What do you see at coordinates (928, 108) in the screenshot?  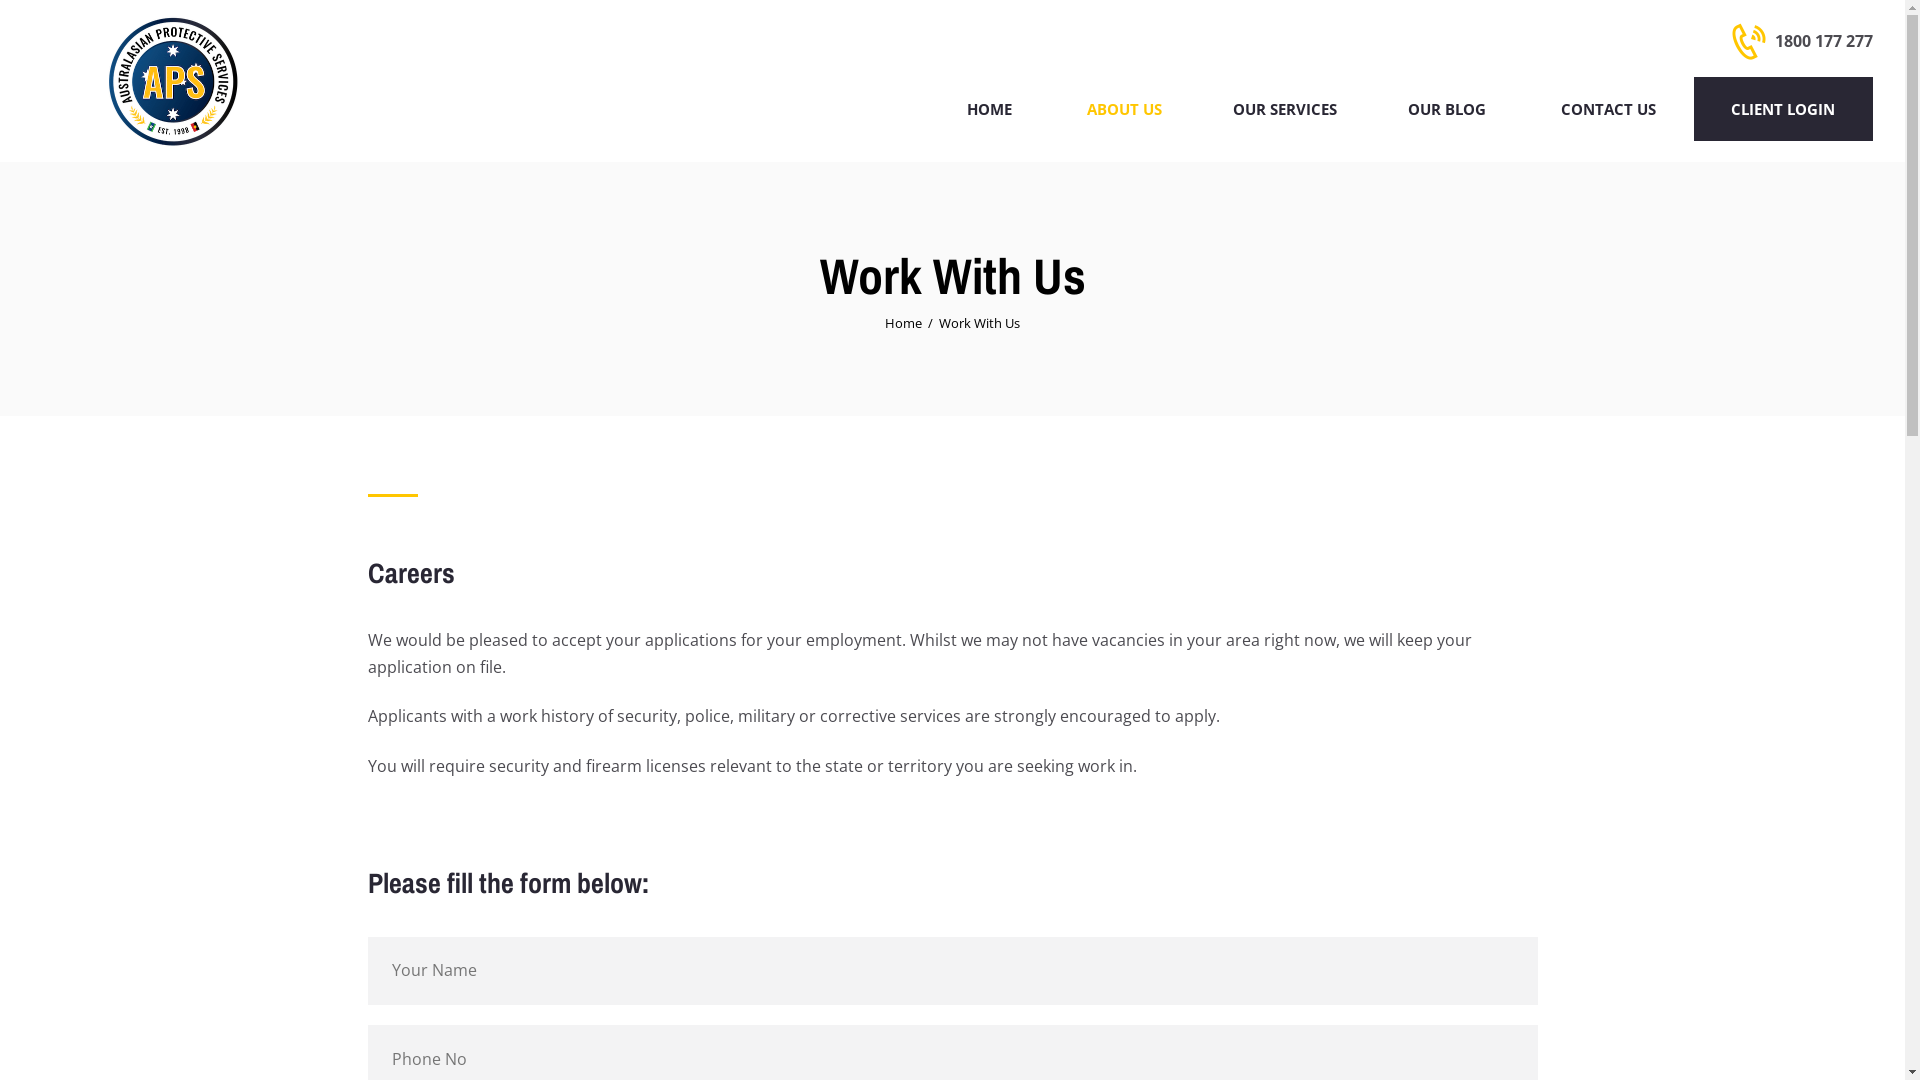 I see `'HOME'` at bounding box center [928, 108].